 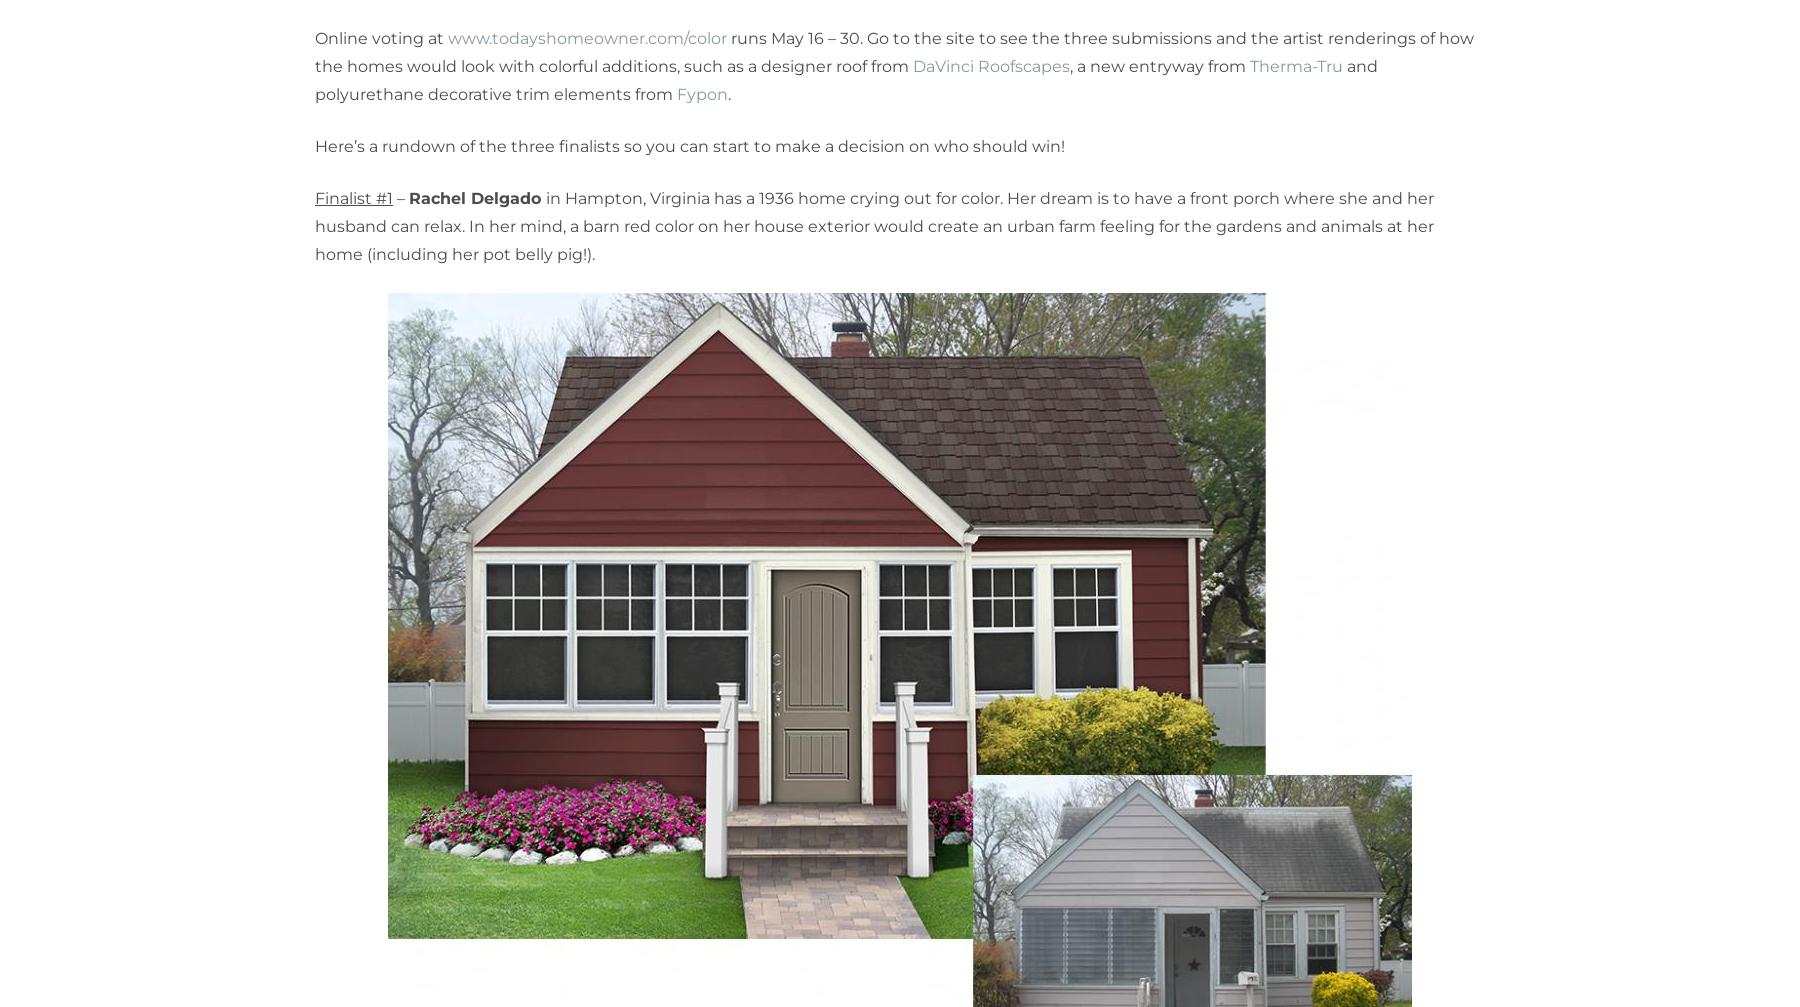 What do you see at coordinates (354, 198) in the screenshot?
I see `'Finalist #1'` at bounding box center [354, 198].